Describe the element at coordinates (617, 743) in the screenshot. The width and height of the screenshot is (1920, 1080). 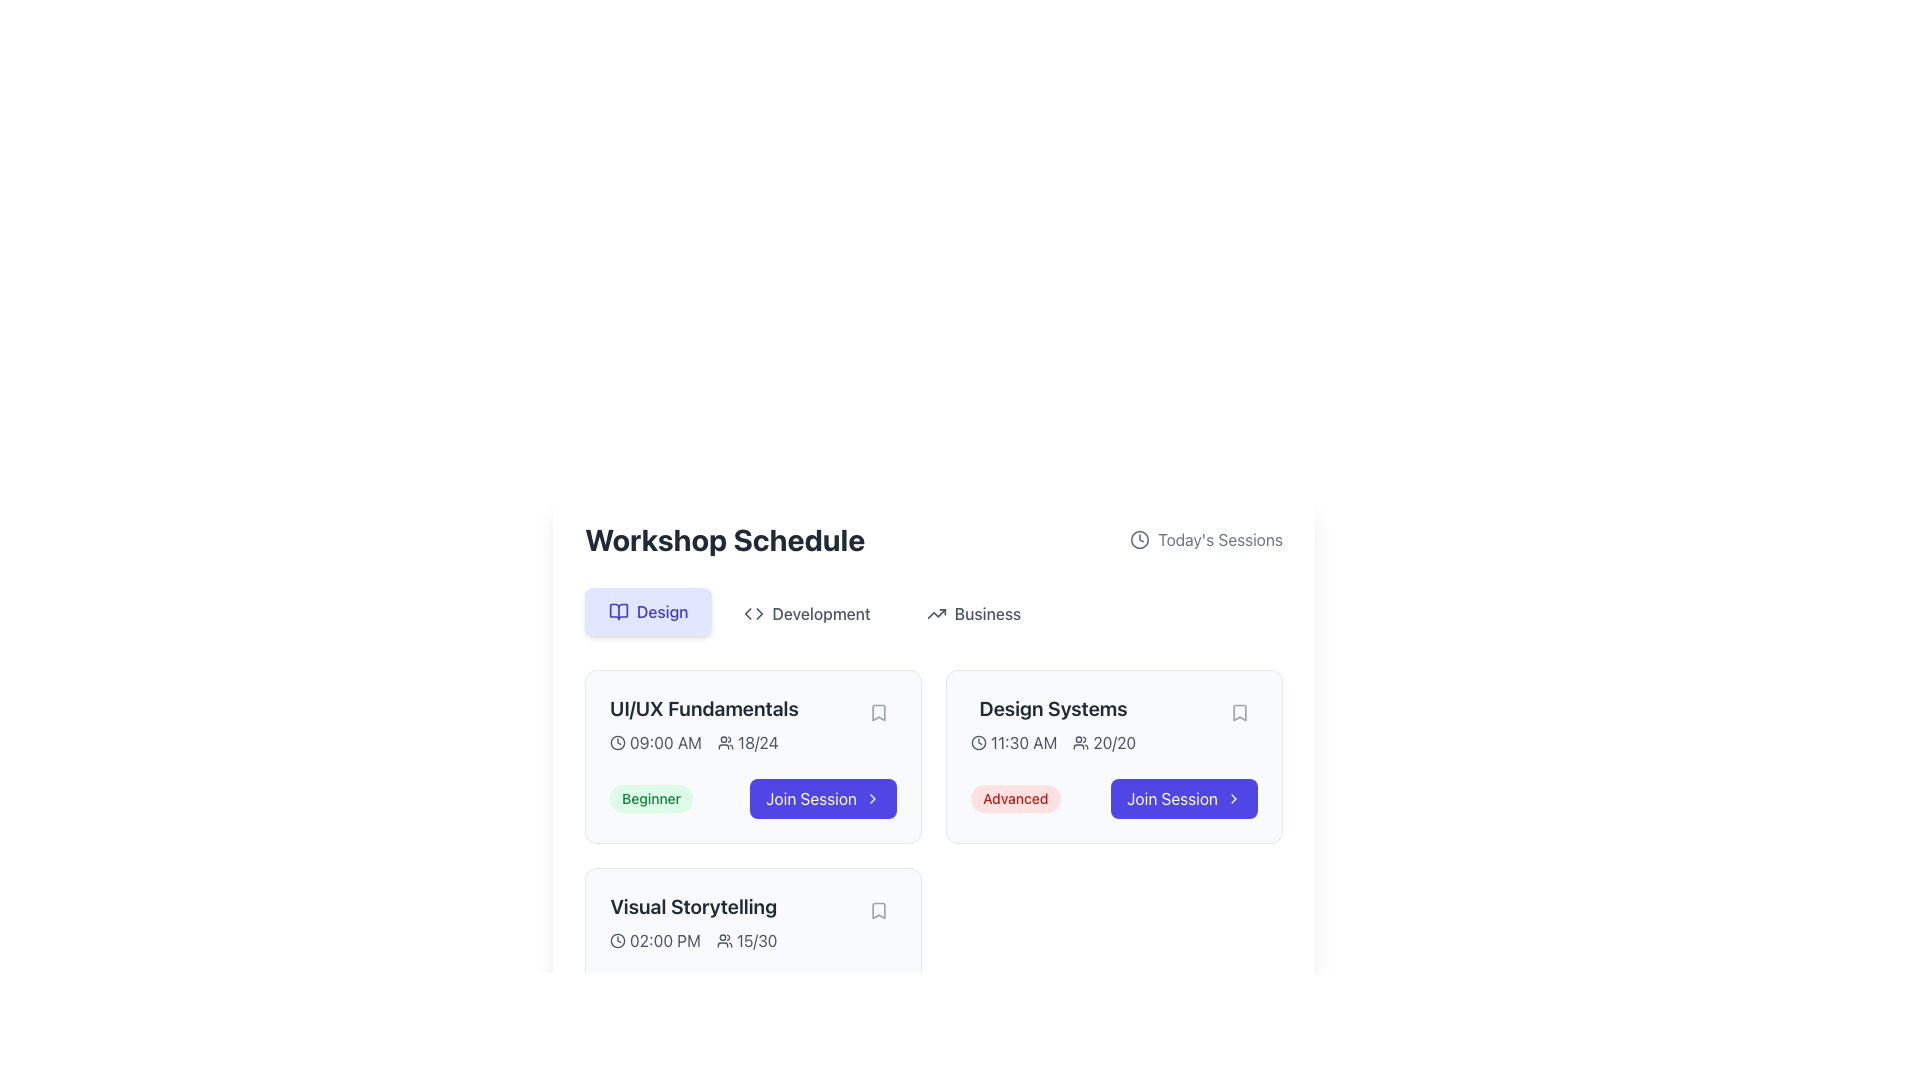
I see `the circular clock face icon located in the bottom-left corner of the 'UI/UX Fundamentals' card, which is positioned to the left of the time indicator '09:00 AM'` at that location.